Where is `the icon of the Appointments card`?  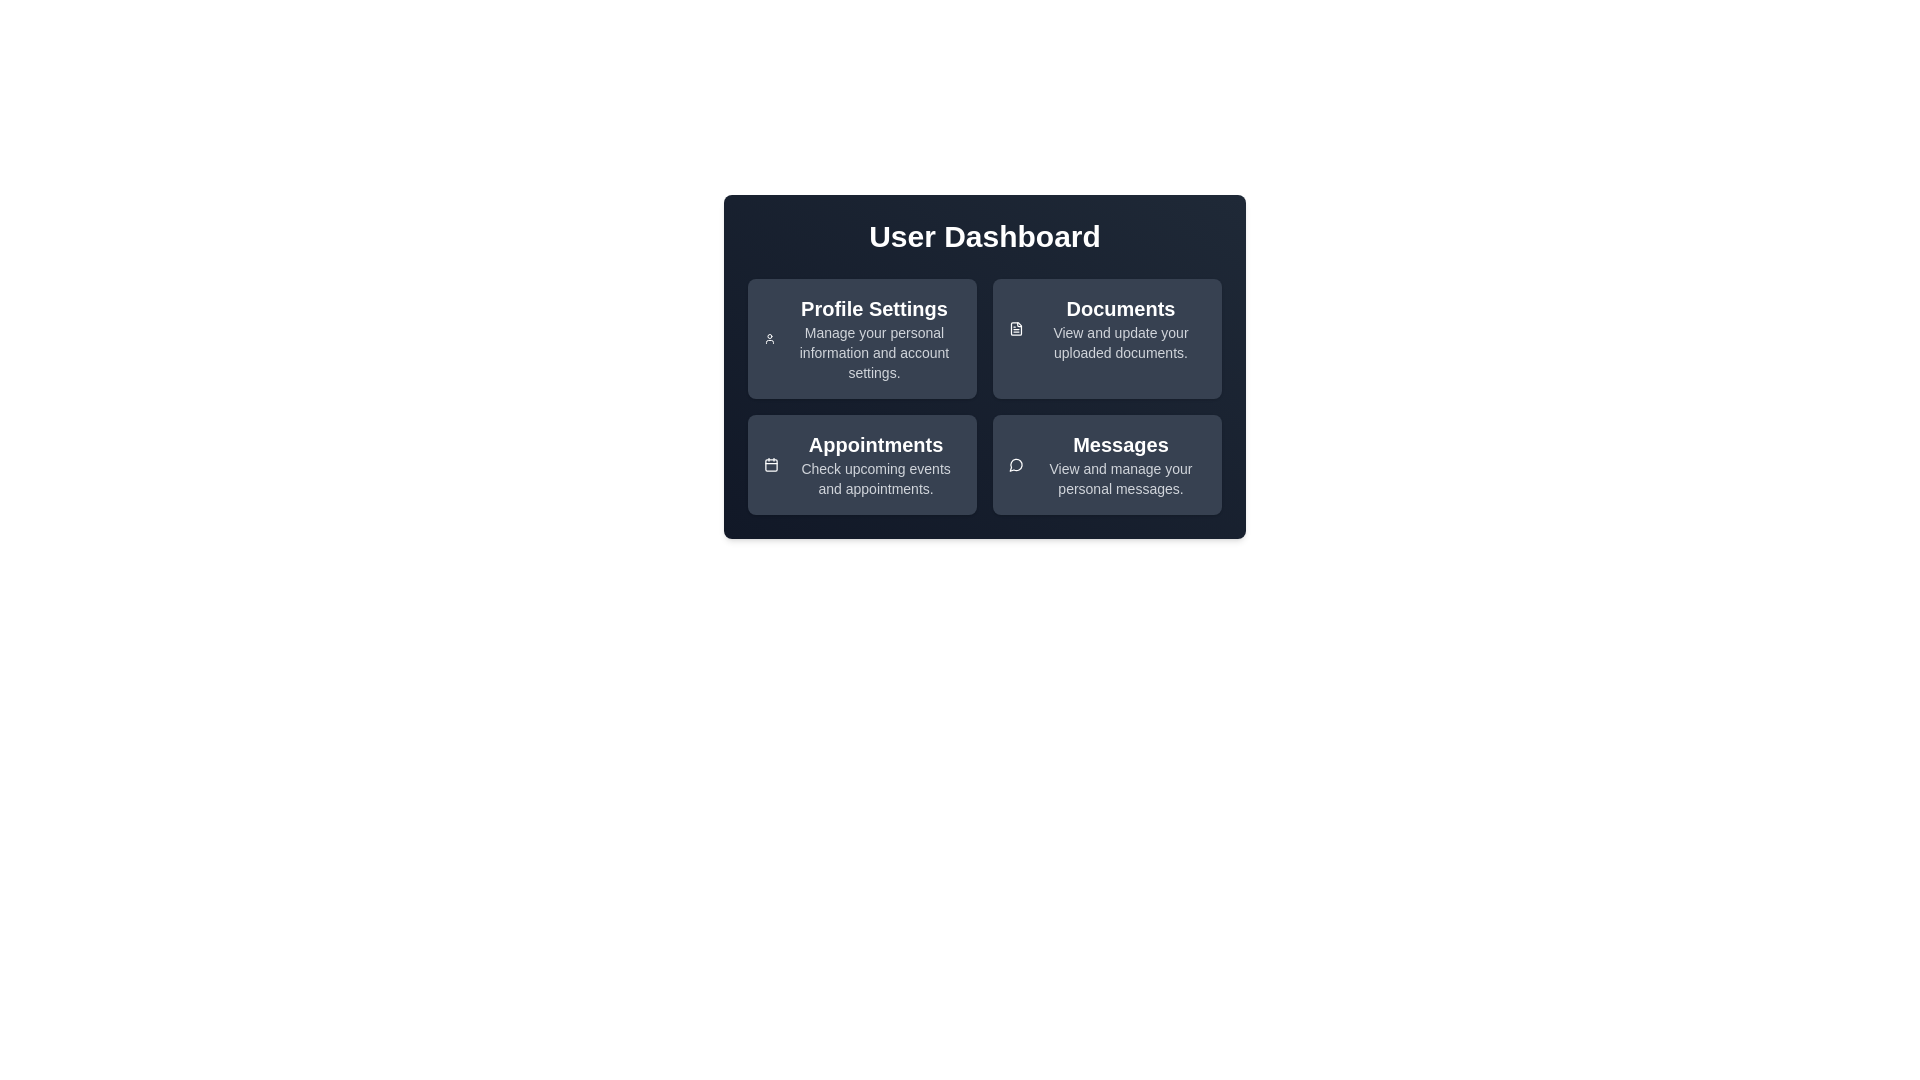
the icon of the Appointments card is located at coordinates (770, 465).